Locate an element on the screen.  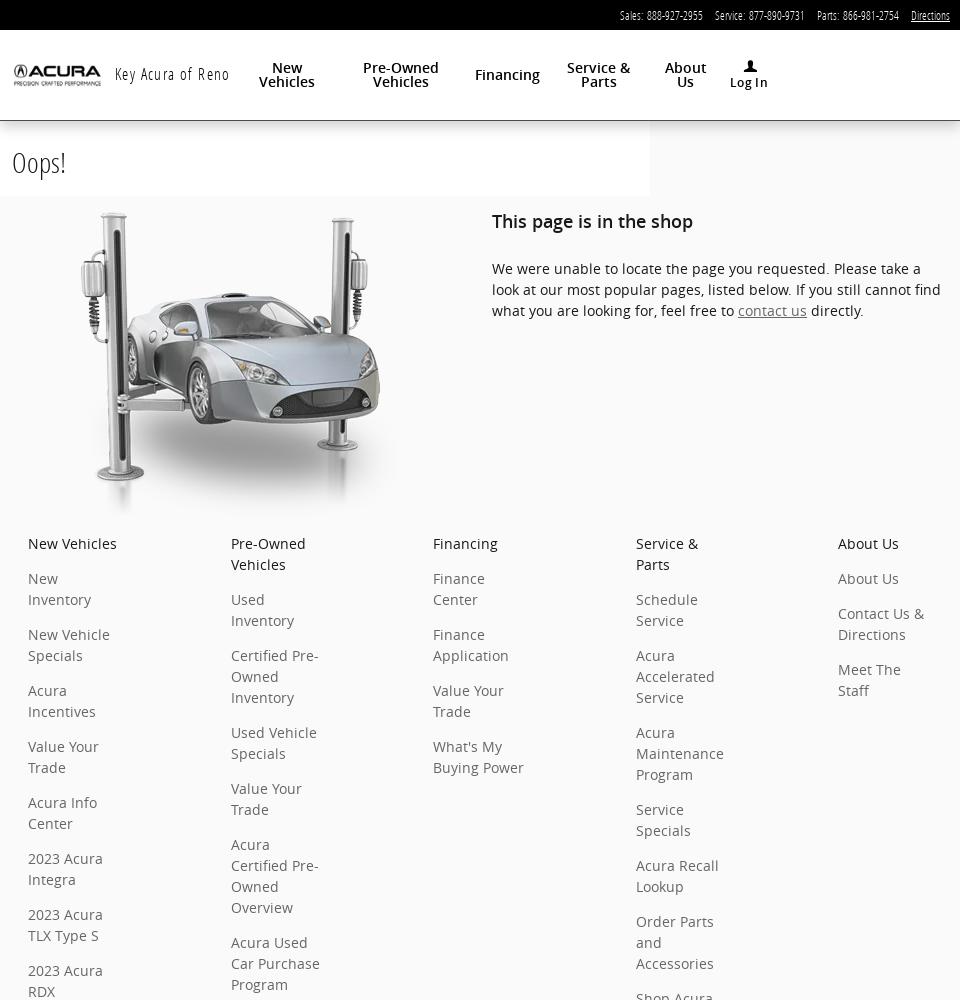
'Used Inventory' is located at coordinates (260, 609).